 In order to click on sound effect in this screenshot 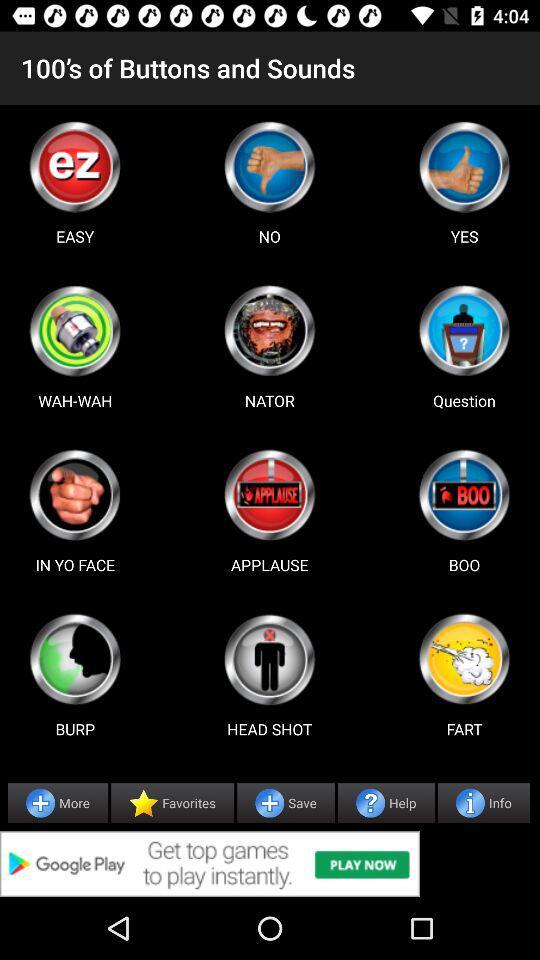, I will do `click(464, 658)`.